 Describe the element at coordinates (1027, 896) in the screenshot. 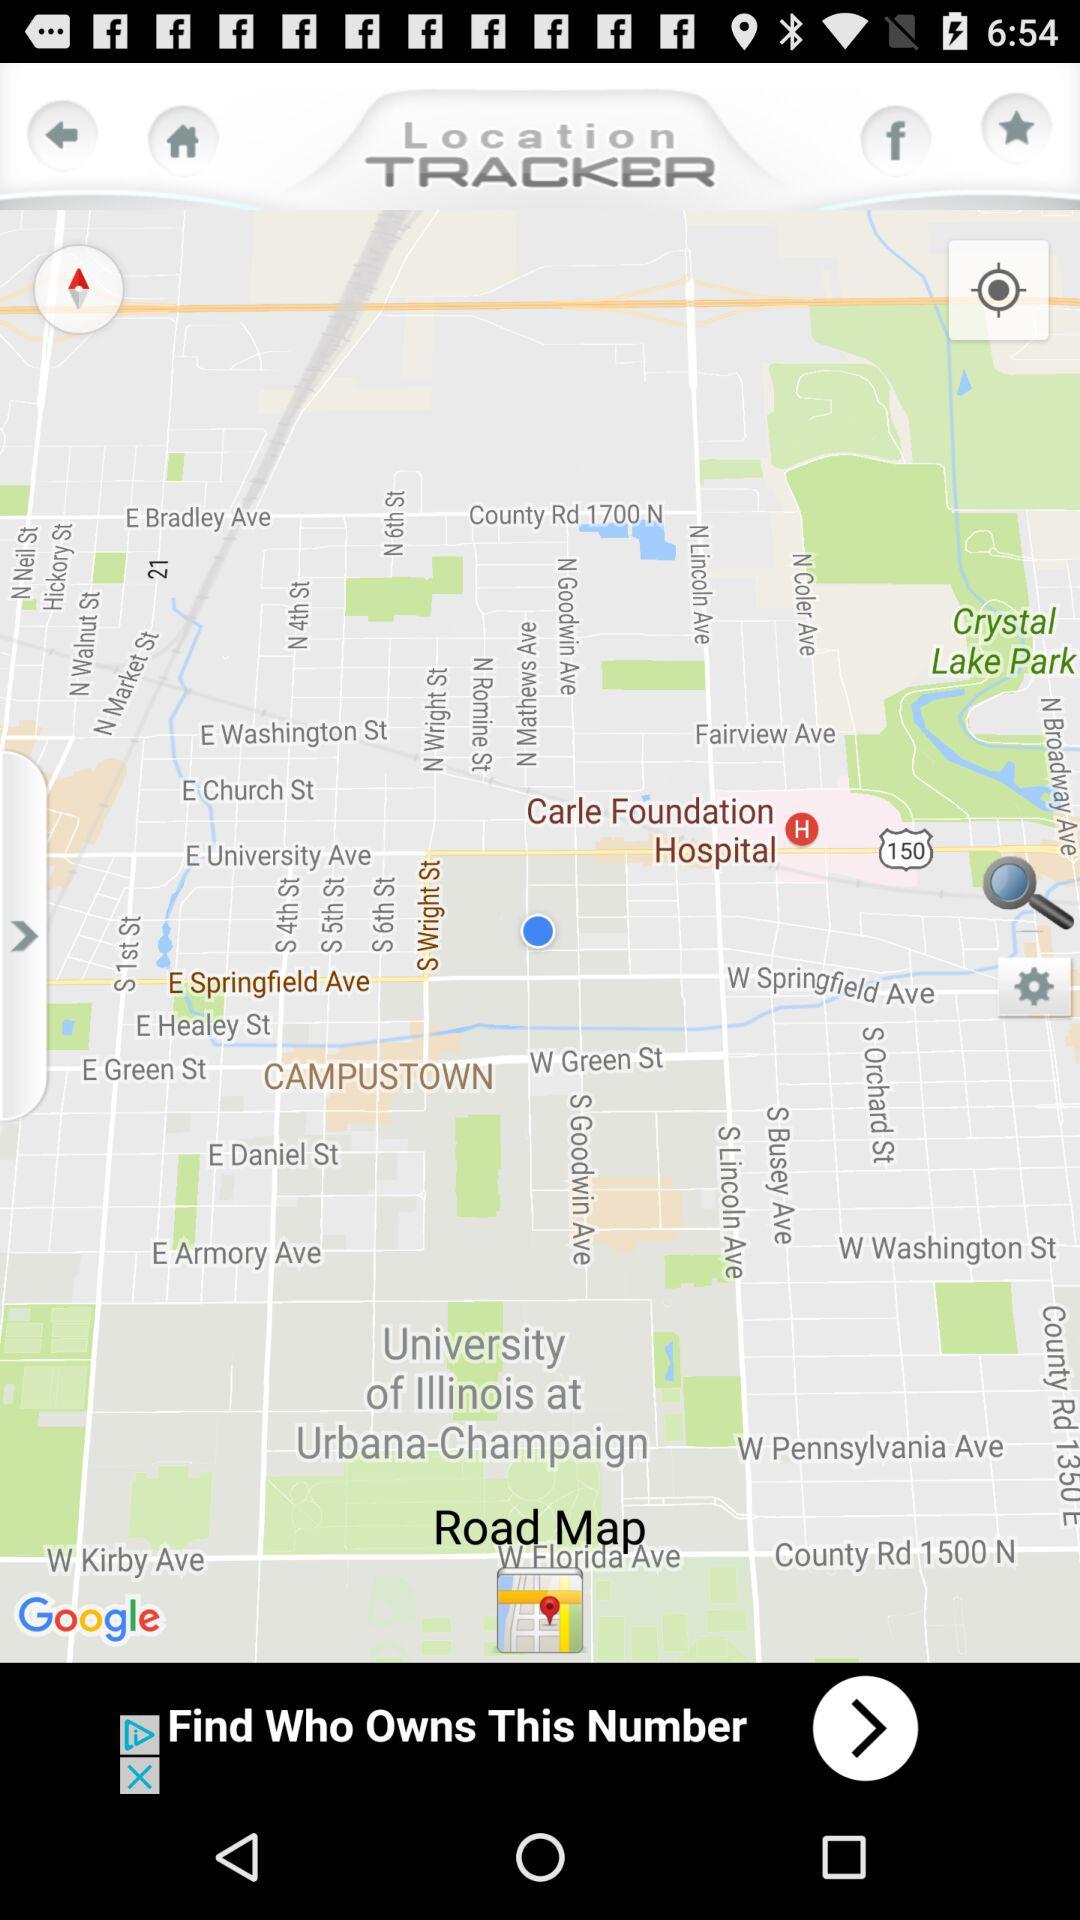

I see `search option` at that location.